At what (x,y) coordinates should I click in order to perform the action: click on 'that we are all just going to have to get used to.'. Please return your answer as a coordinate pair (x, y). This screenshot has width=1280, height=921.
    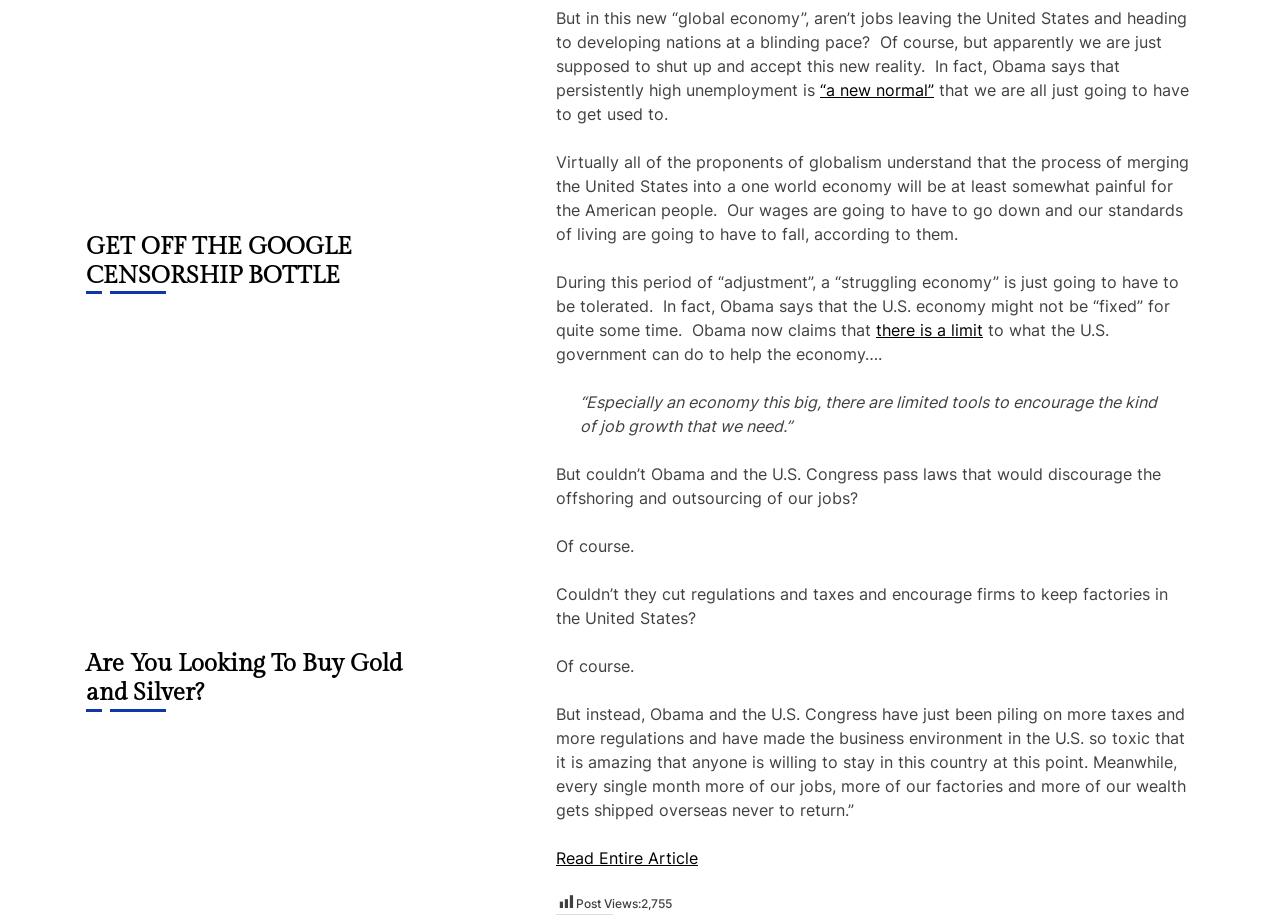
    Looking at the image, I should click on (872, 101).